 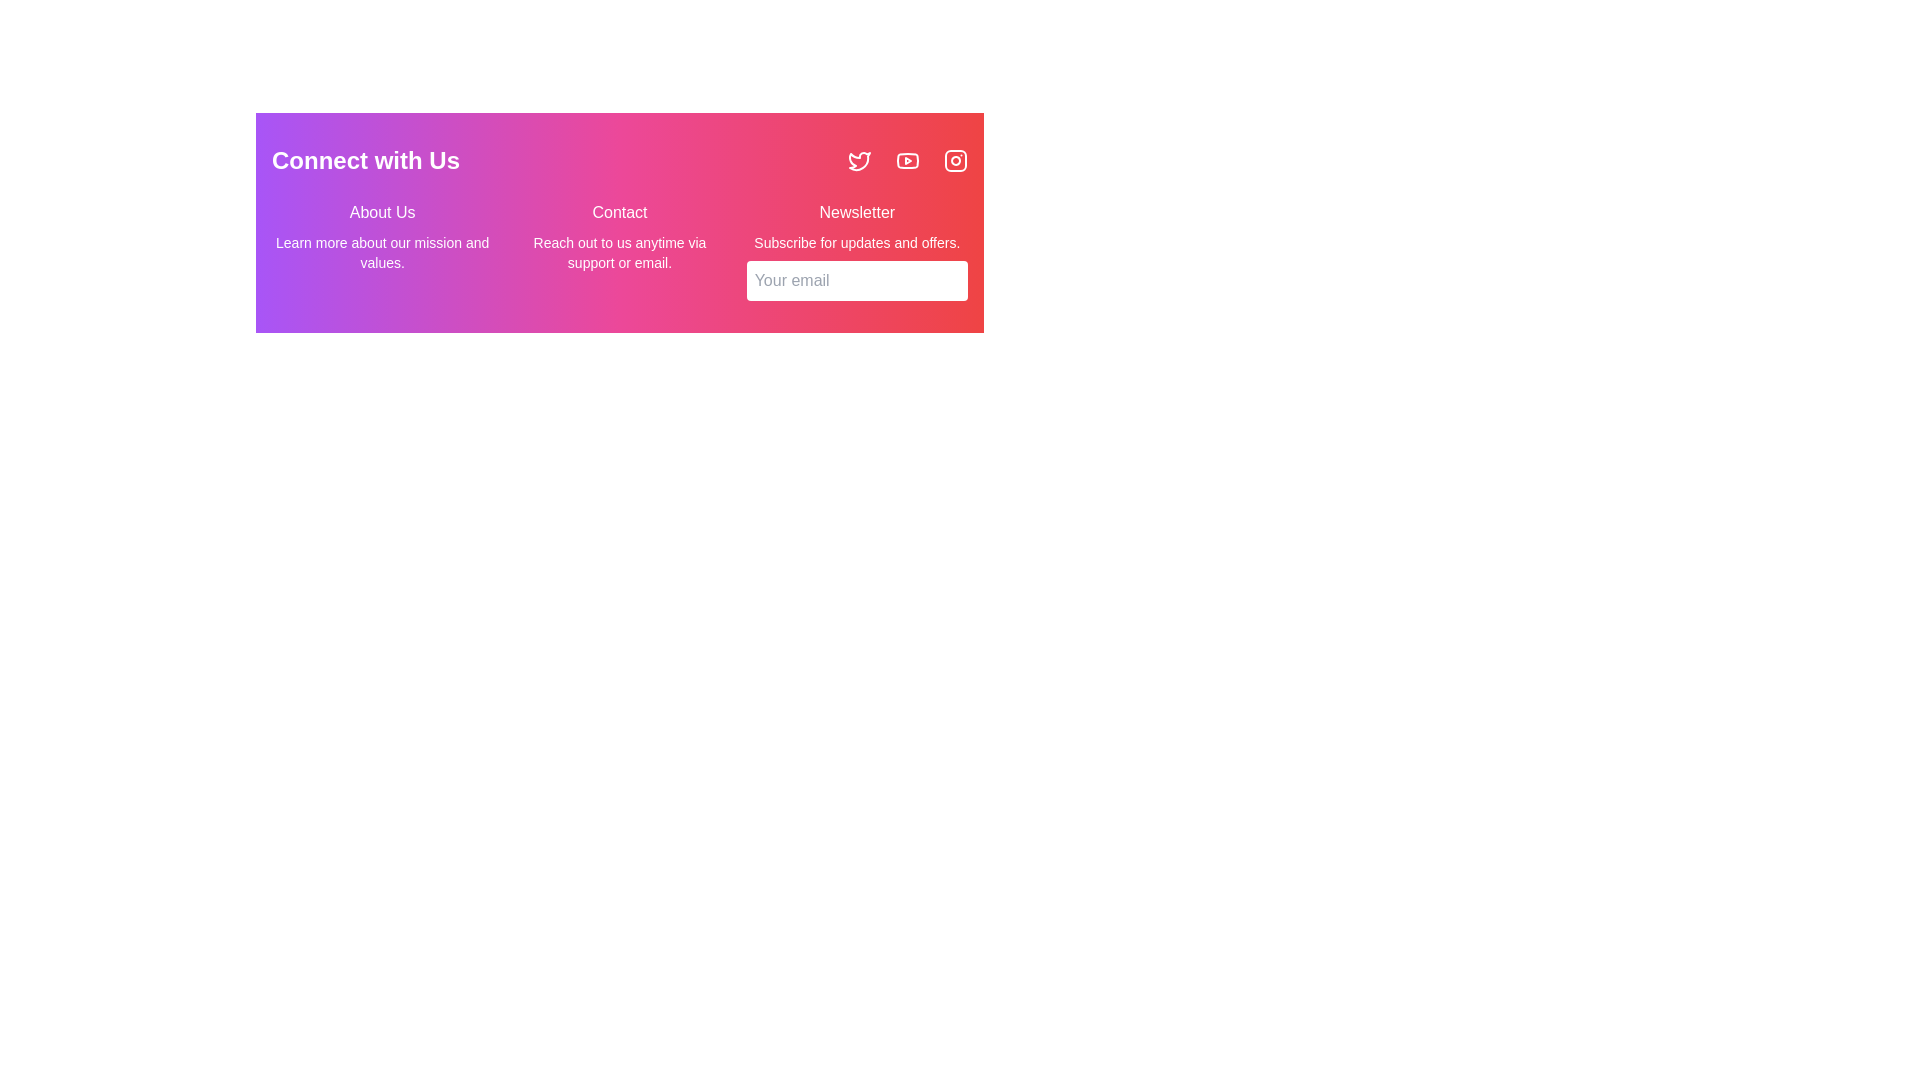 I want to click on the bold text label that states 'About Us', which is positioned in the top-left region above the descriptive text within a gradient-colored section, so click(x=382, y=212).